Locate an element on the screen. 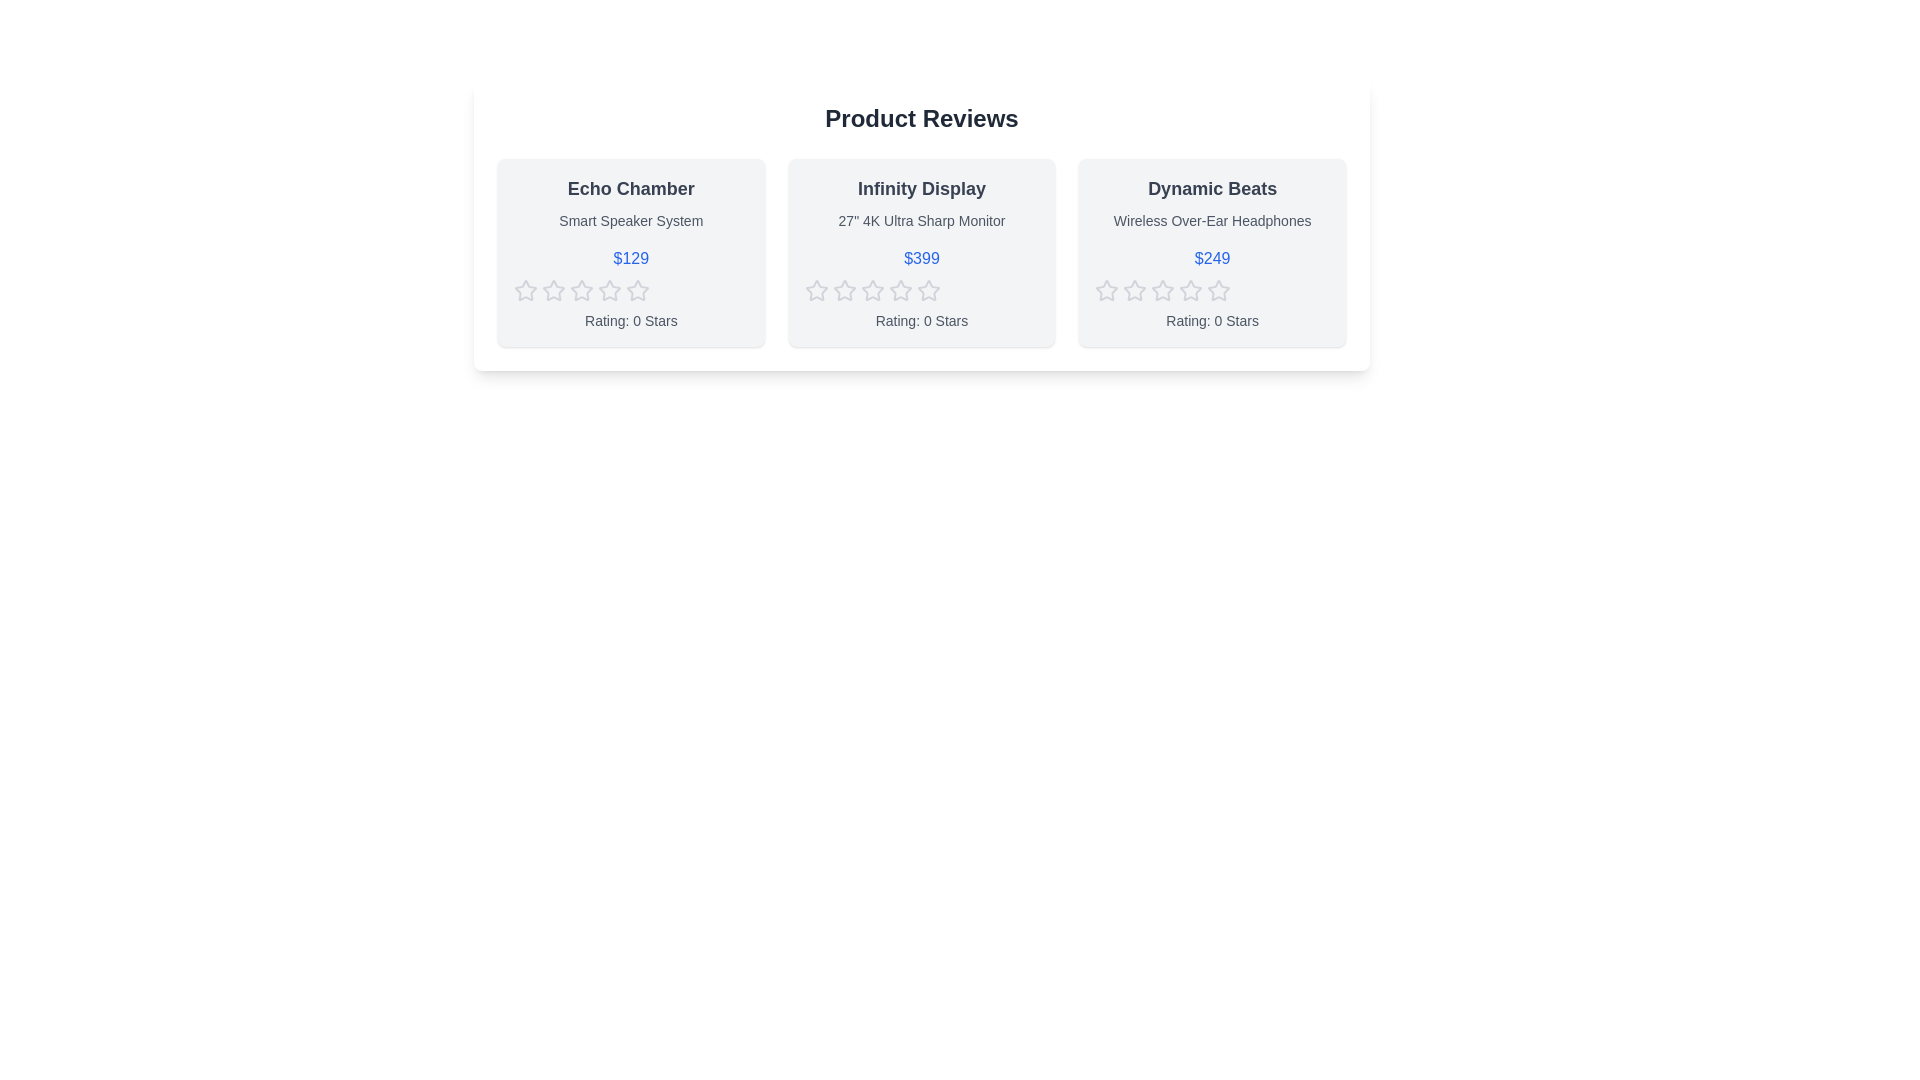 The height and width of the screenshot is (1080, 1920). the static text indicating the current rating value of the 'Infinity Display' product, which shows a rating of 0 out of 5 stars, located at the bottom of the product card description is located at coordinates (920, 319).